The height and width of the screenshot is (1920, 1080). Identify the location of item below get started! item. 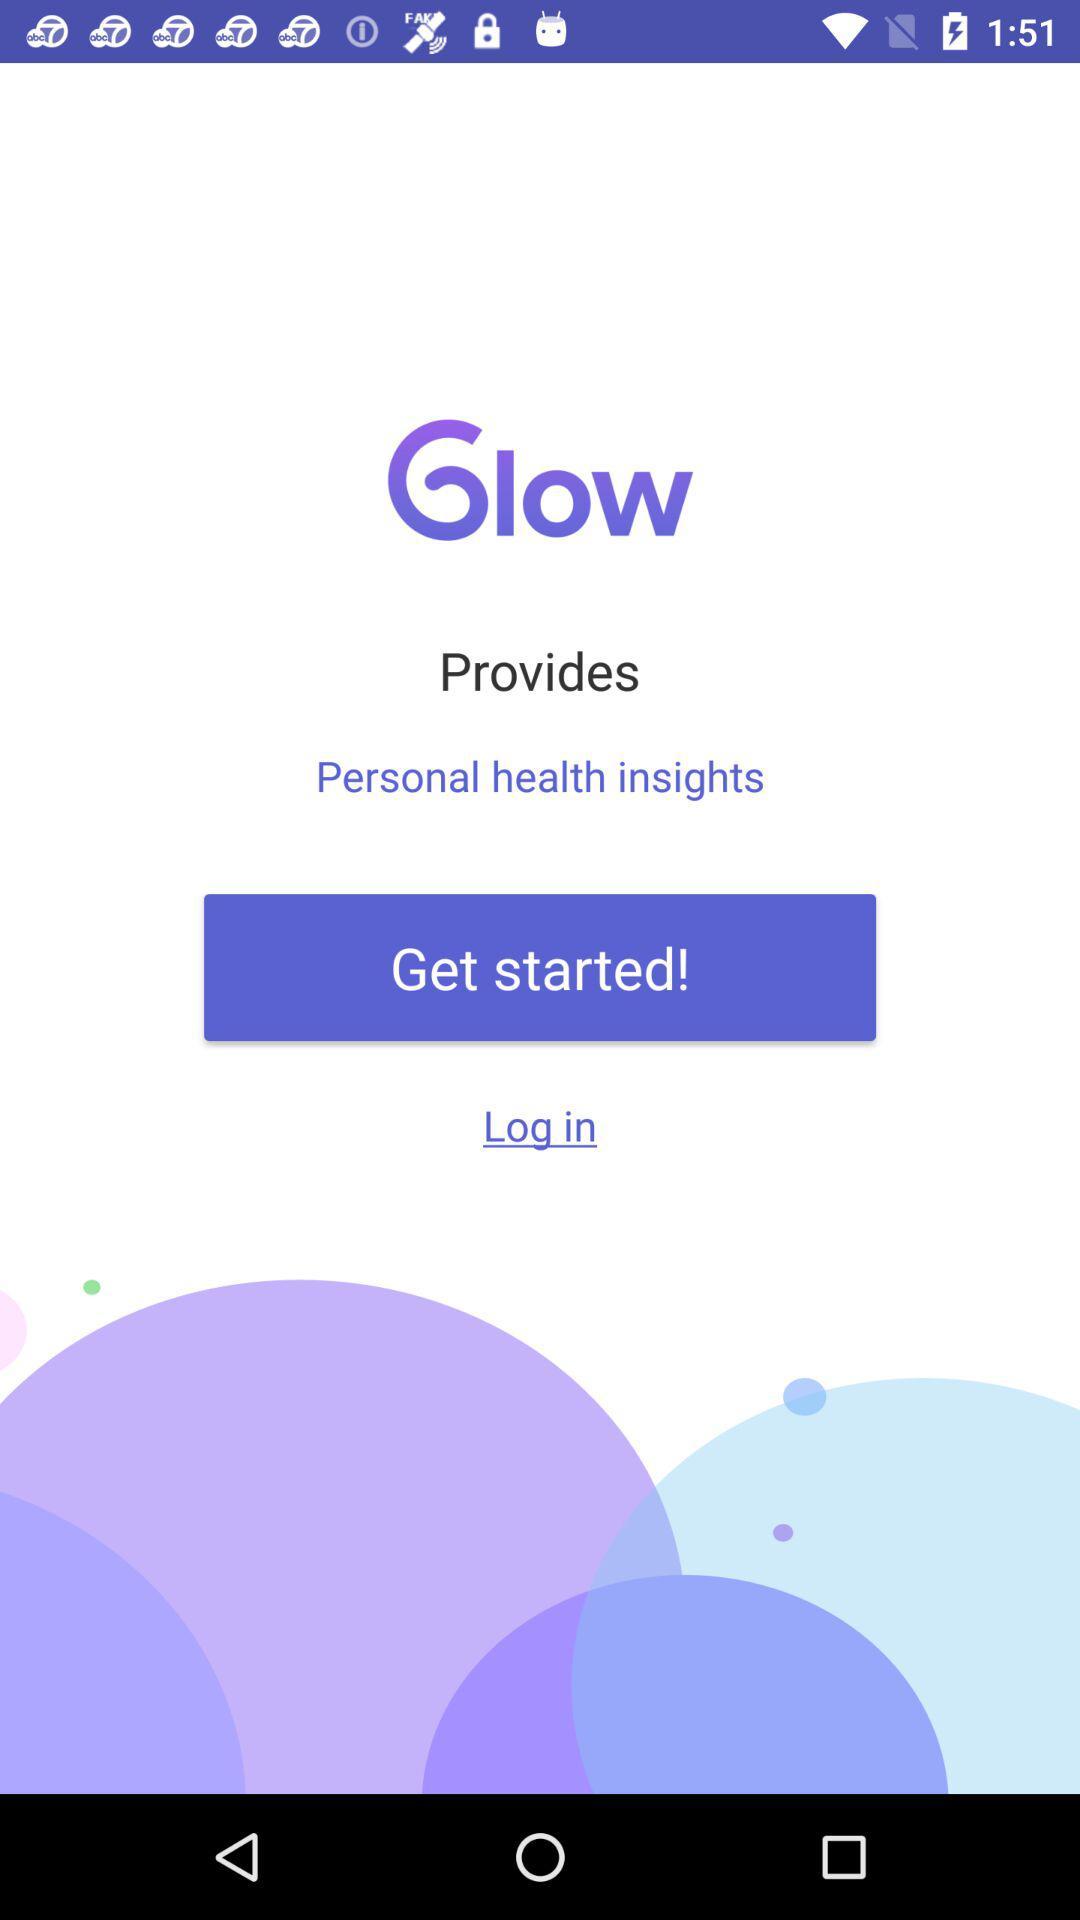
(540, 1124).